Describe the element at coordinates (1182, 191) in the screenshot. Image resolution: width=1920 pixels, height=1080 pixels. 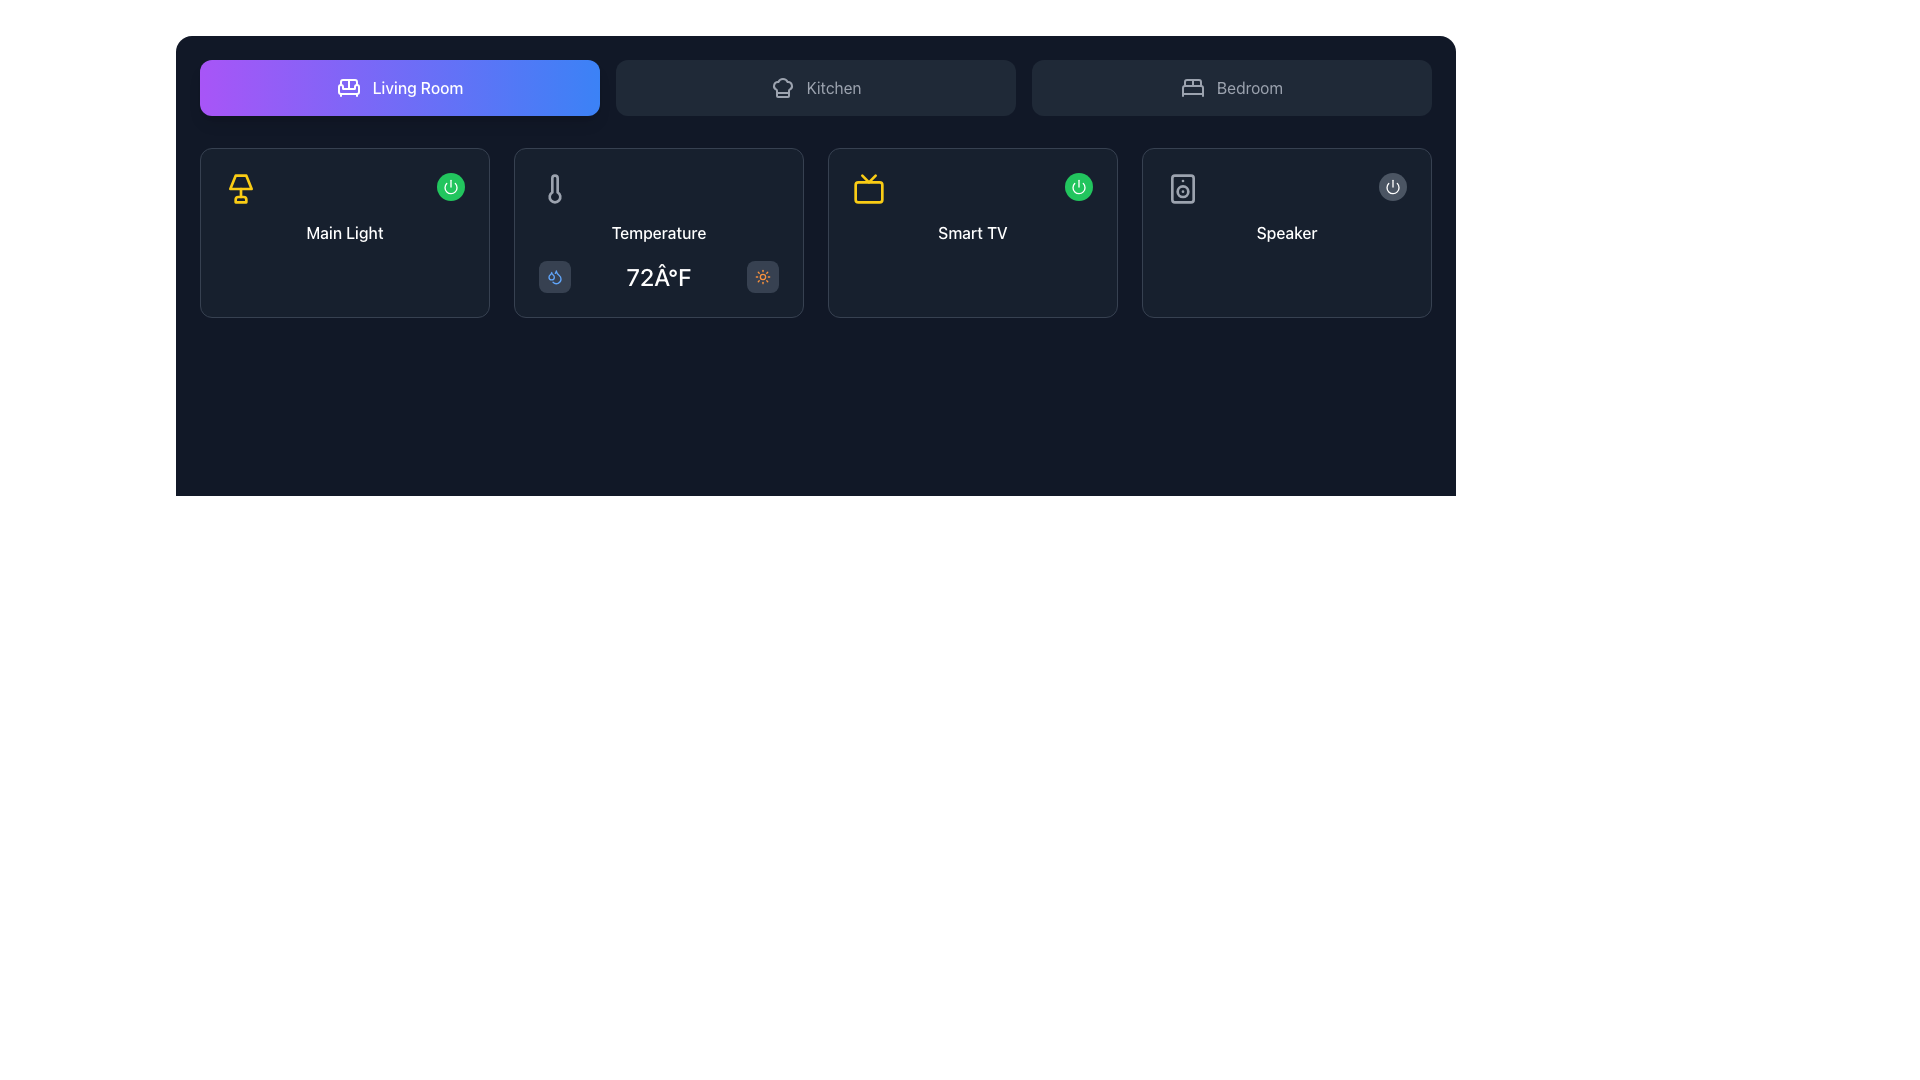
I see `the SVG circle representing a component of the speaker's visual icon, located on the far right of the row containing the Smart TV icon` at that location.